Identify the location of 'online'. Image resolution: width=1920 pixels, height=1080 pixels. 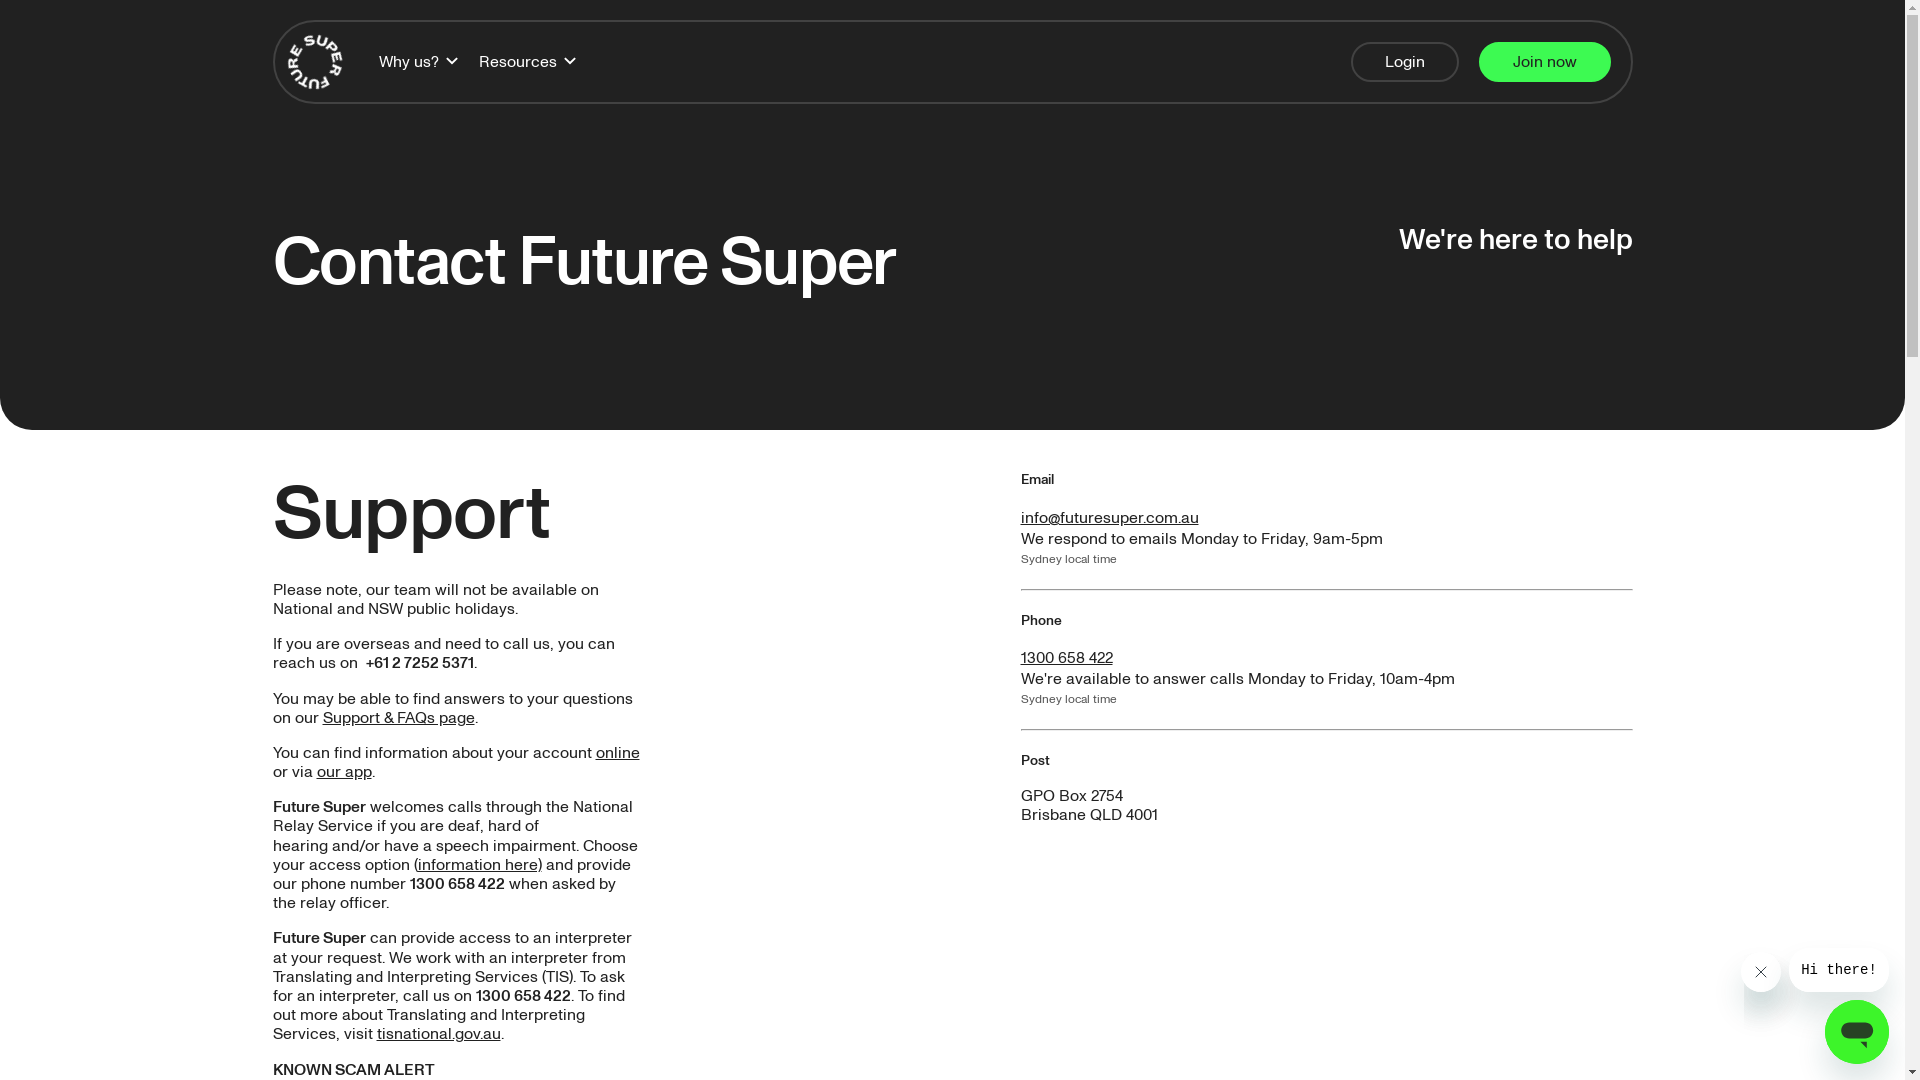
(617, 752).